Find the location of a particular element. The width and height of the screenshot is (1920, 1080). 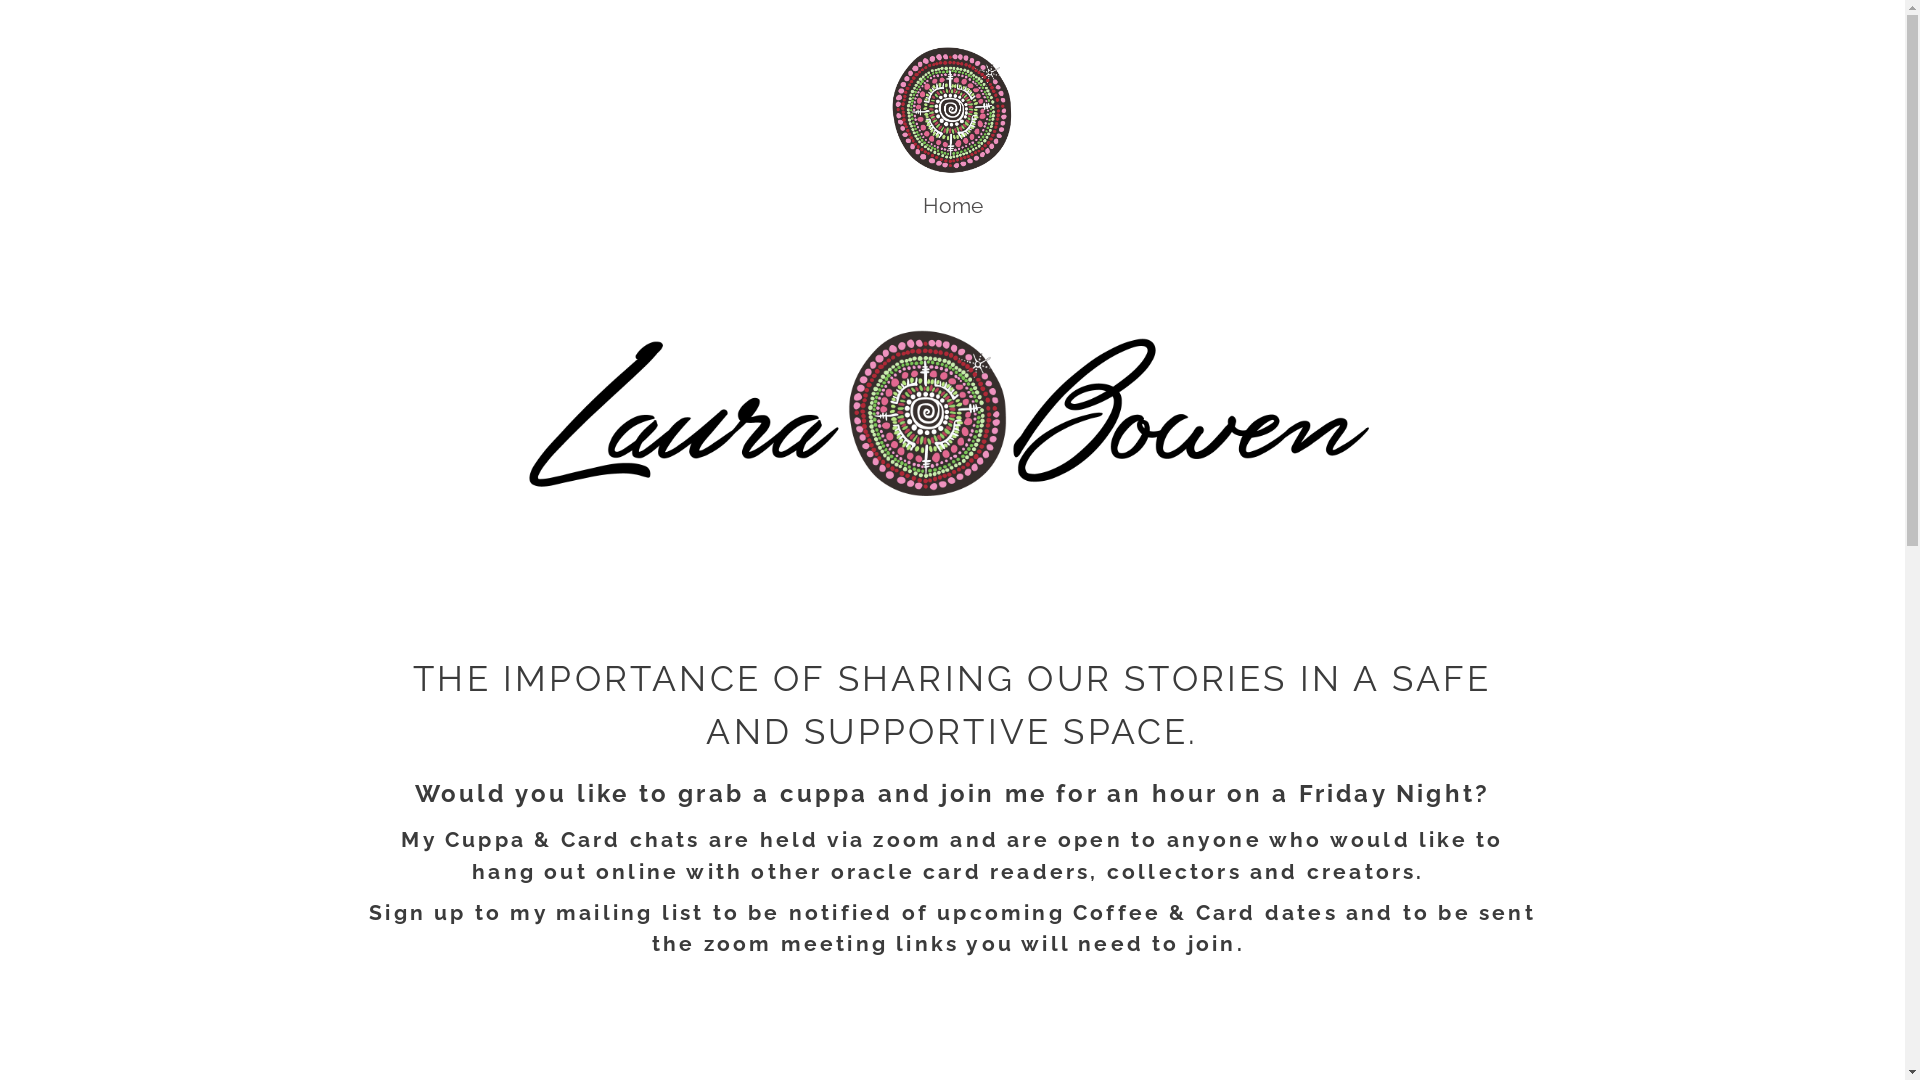

'Home' is located at coordinates (920, 205).